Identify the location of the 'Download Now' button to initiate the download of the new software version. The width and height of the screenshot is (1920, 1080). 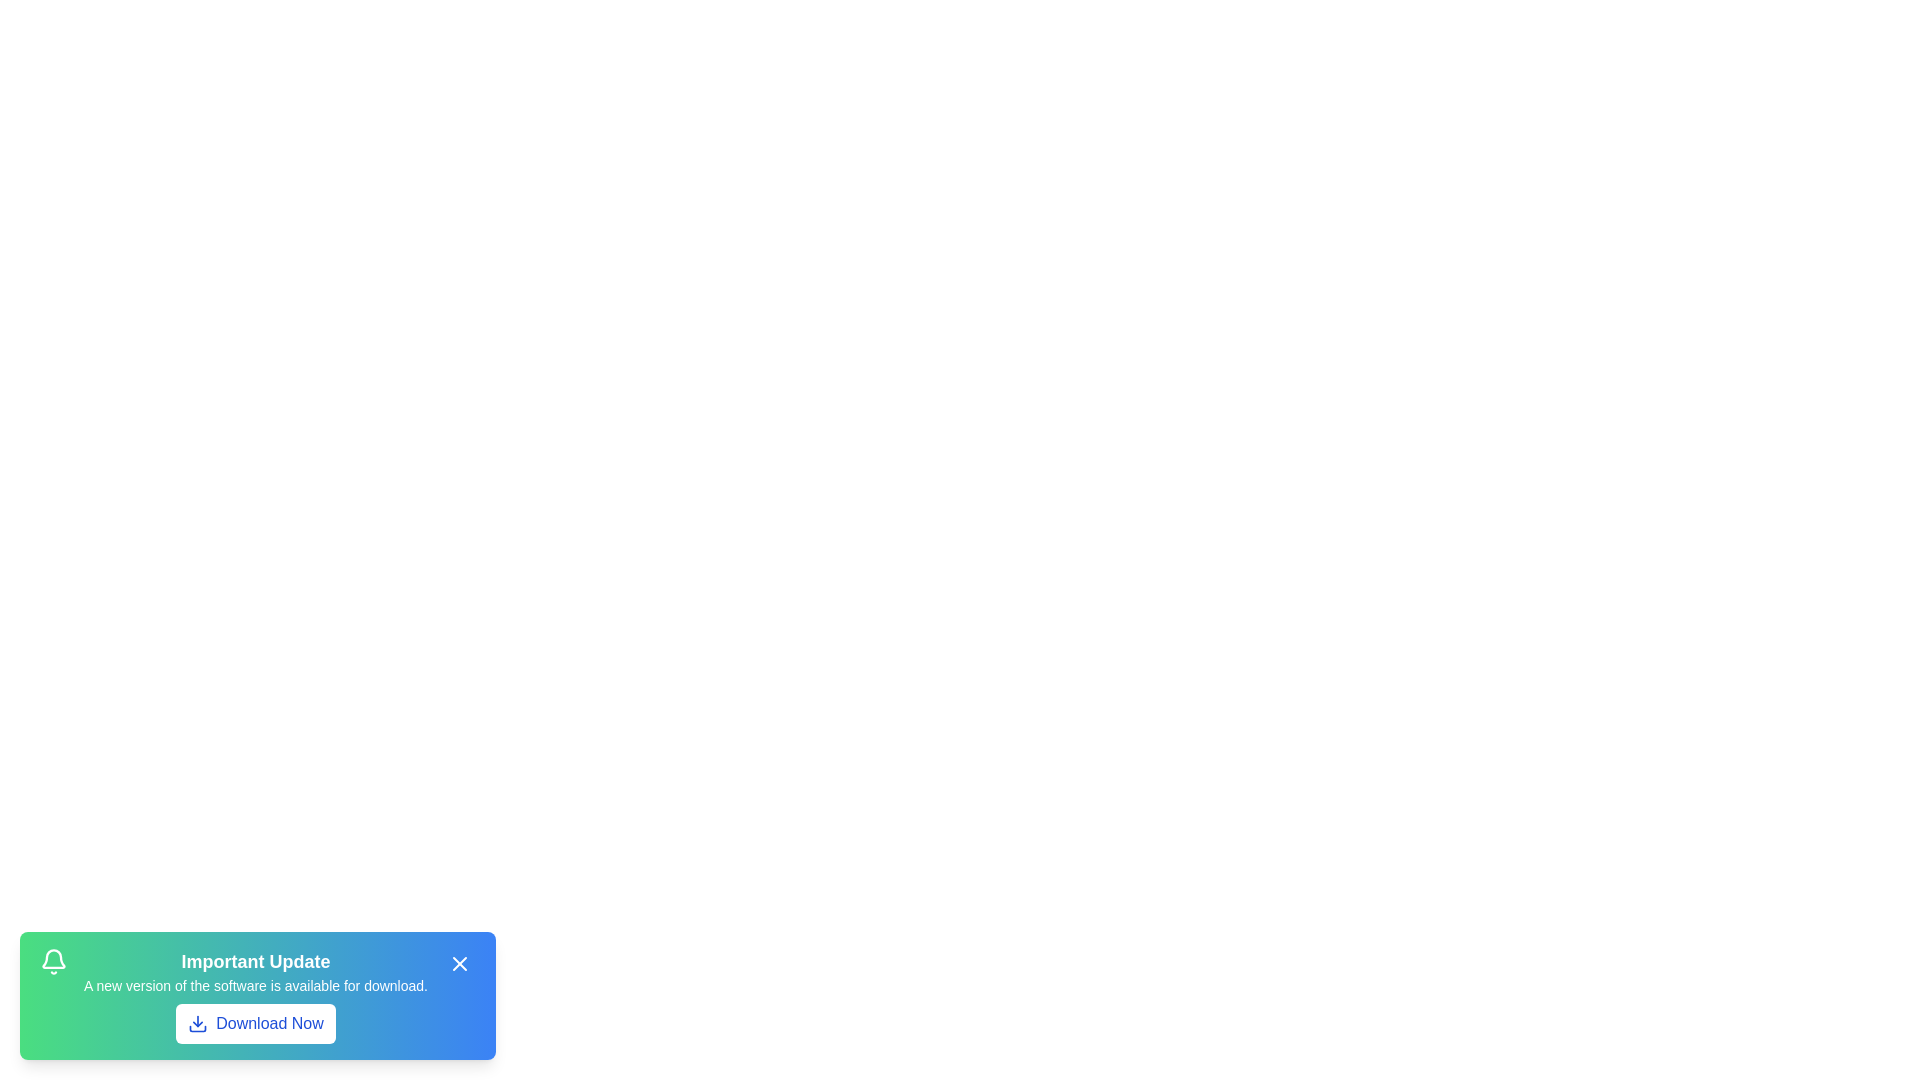
(254, 1023).